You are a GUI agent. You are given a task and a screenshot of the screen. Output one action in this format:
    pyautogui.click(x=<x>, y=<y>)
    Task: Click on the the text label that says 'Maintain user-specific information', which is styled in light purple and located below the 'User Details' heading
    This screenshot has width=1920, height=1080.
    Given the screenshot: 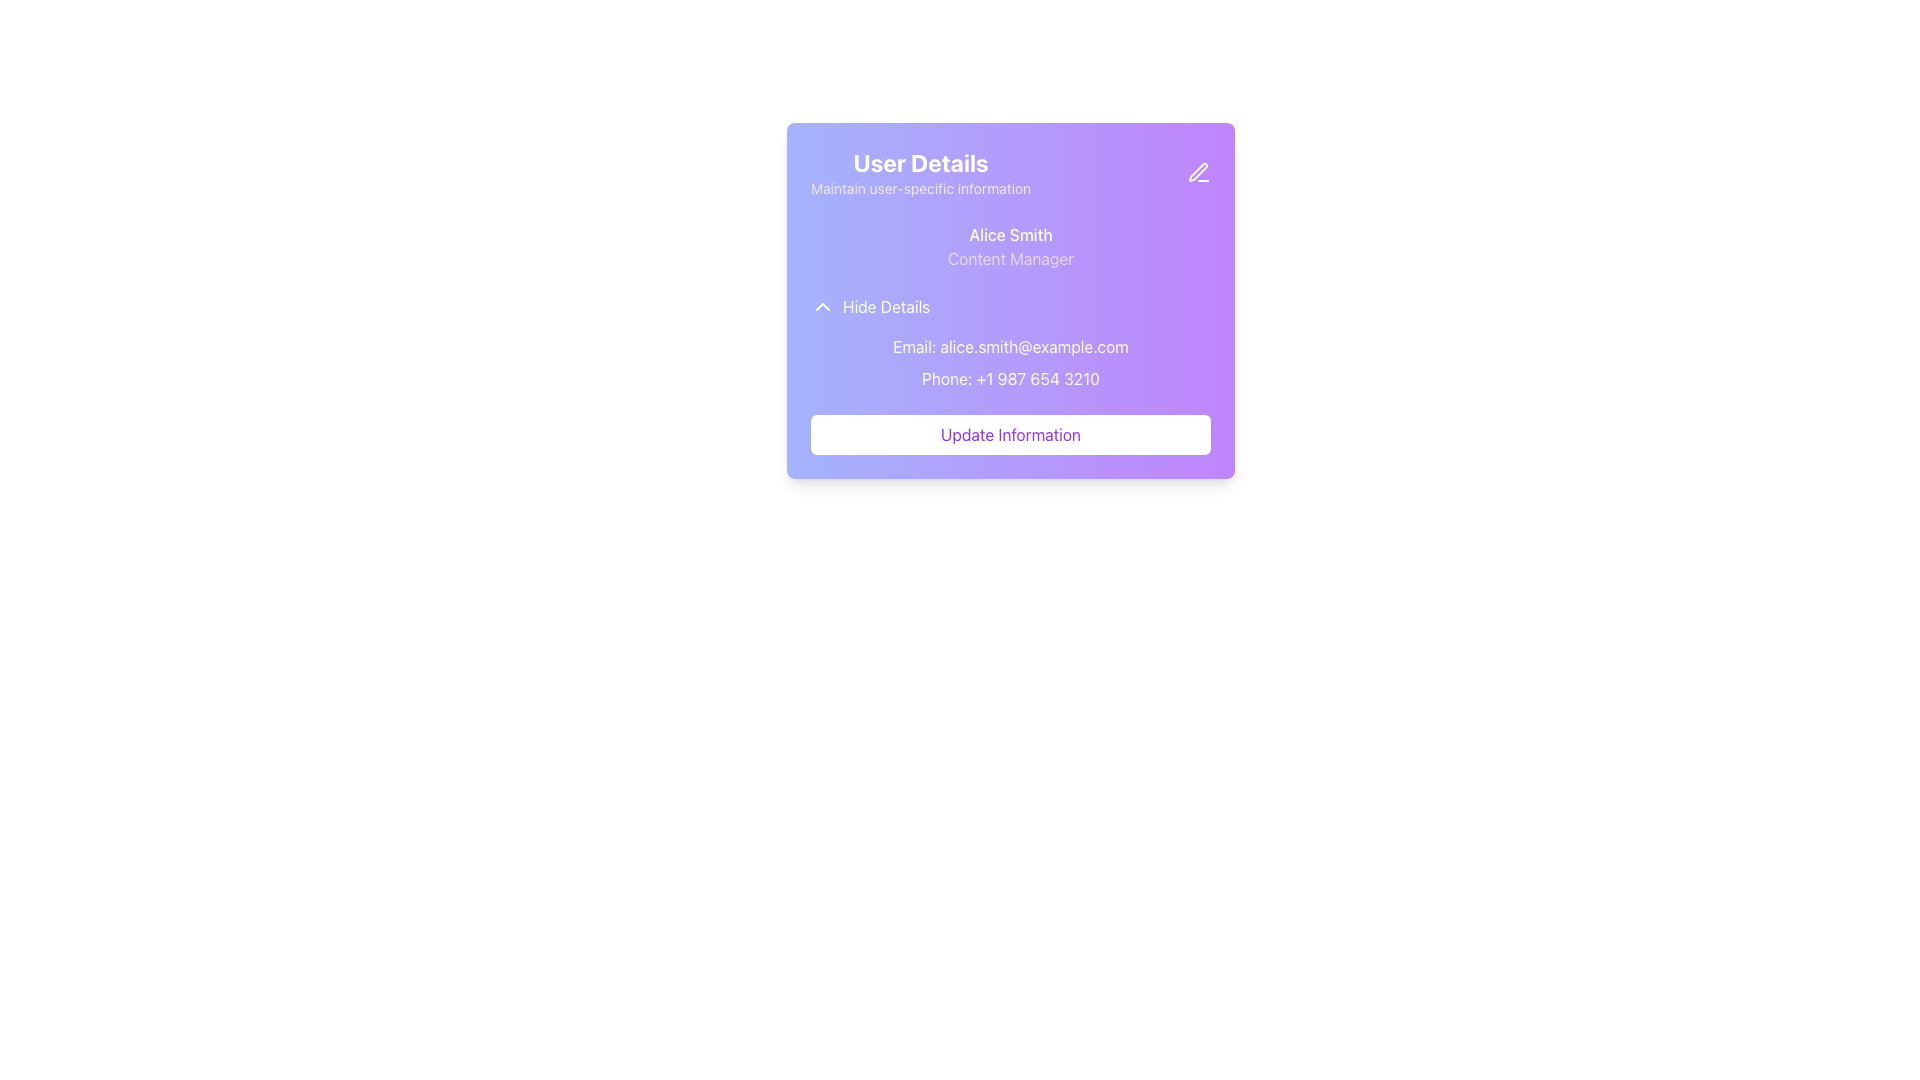 What is the action you would take?
    pyautogui.click(x=920, y=189)
    